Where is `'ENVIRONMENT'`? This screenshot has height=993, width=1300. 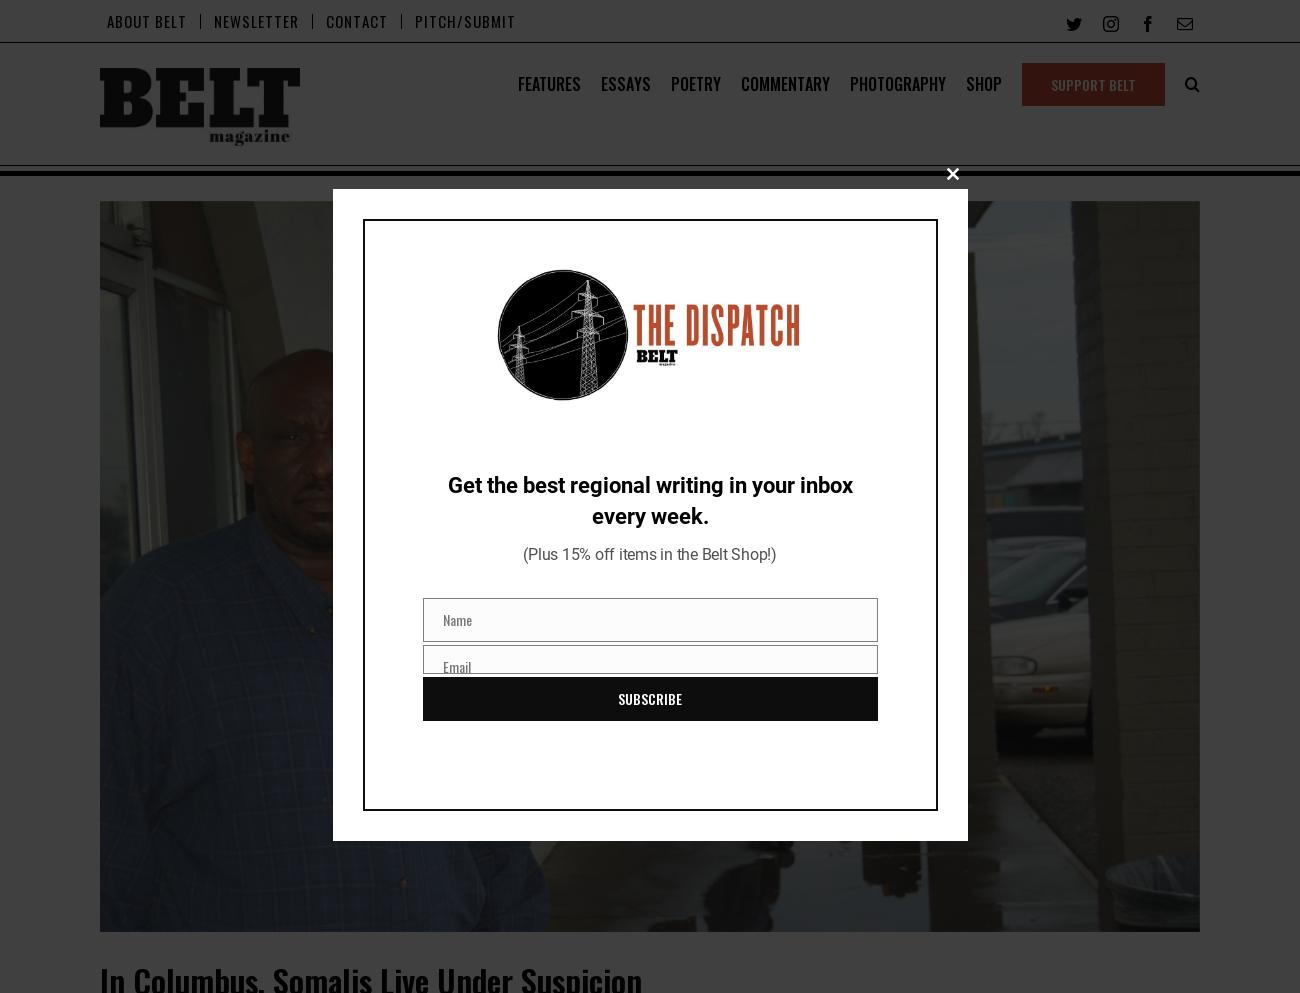
'ENVIRONMENT' is located at coordinates (537, 299).